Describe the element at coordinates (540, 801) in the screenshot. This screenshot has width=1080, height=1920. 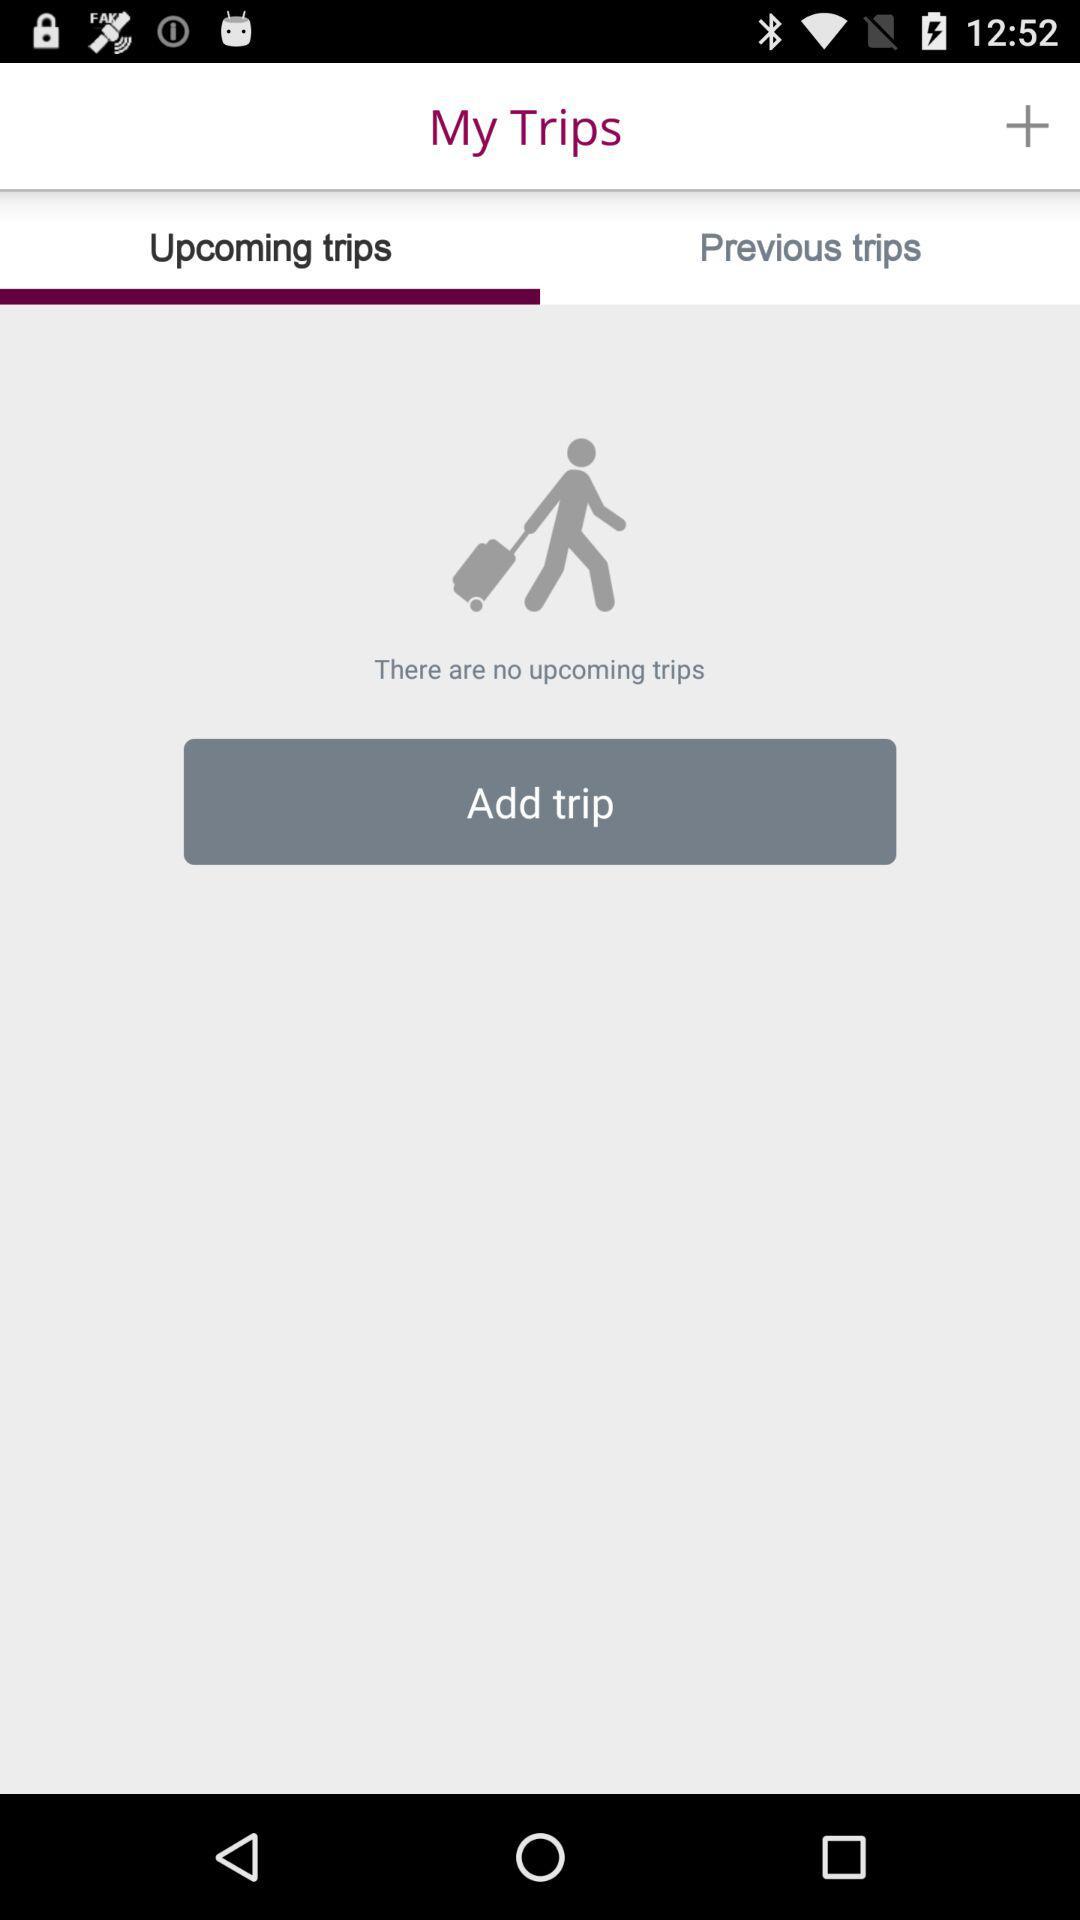
I see `the add trip` at that location.